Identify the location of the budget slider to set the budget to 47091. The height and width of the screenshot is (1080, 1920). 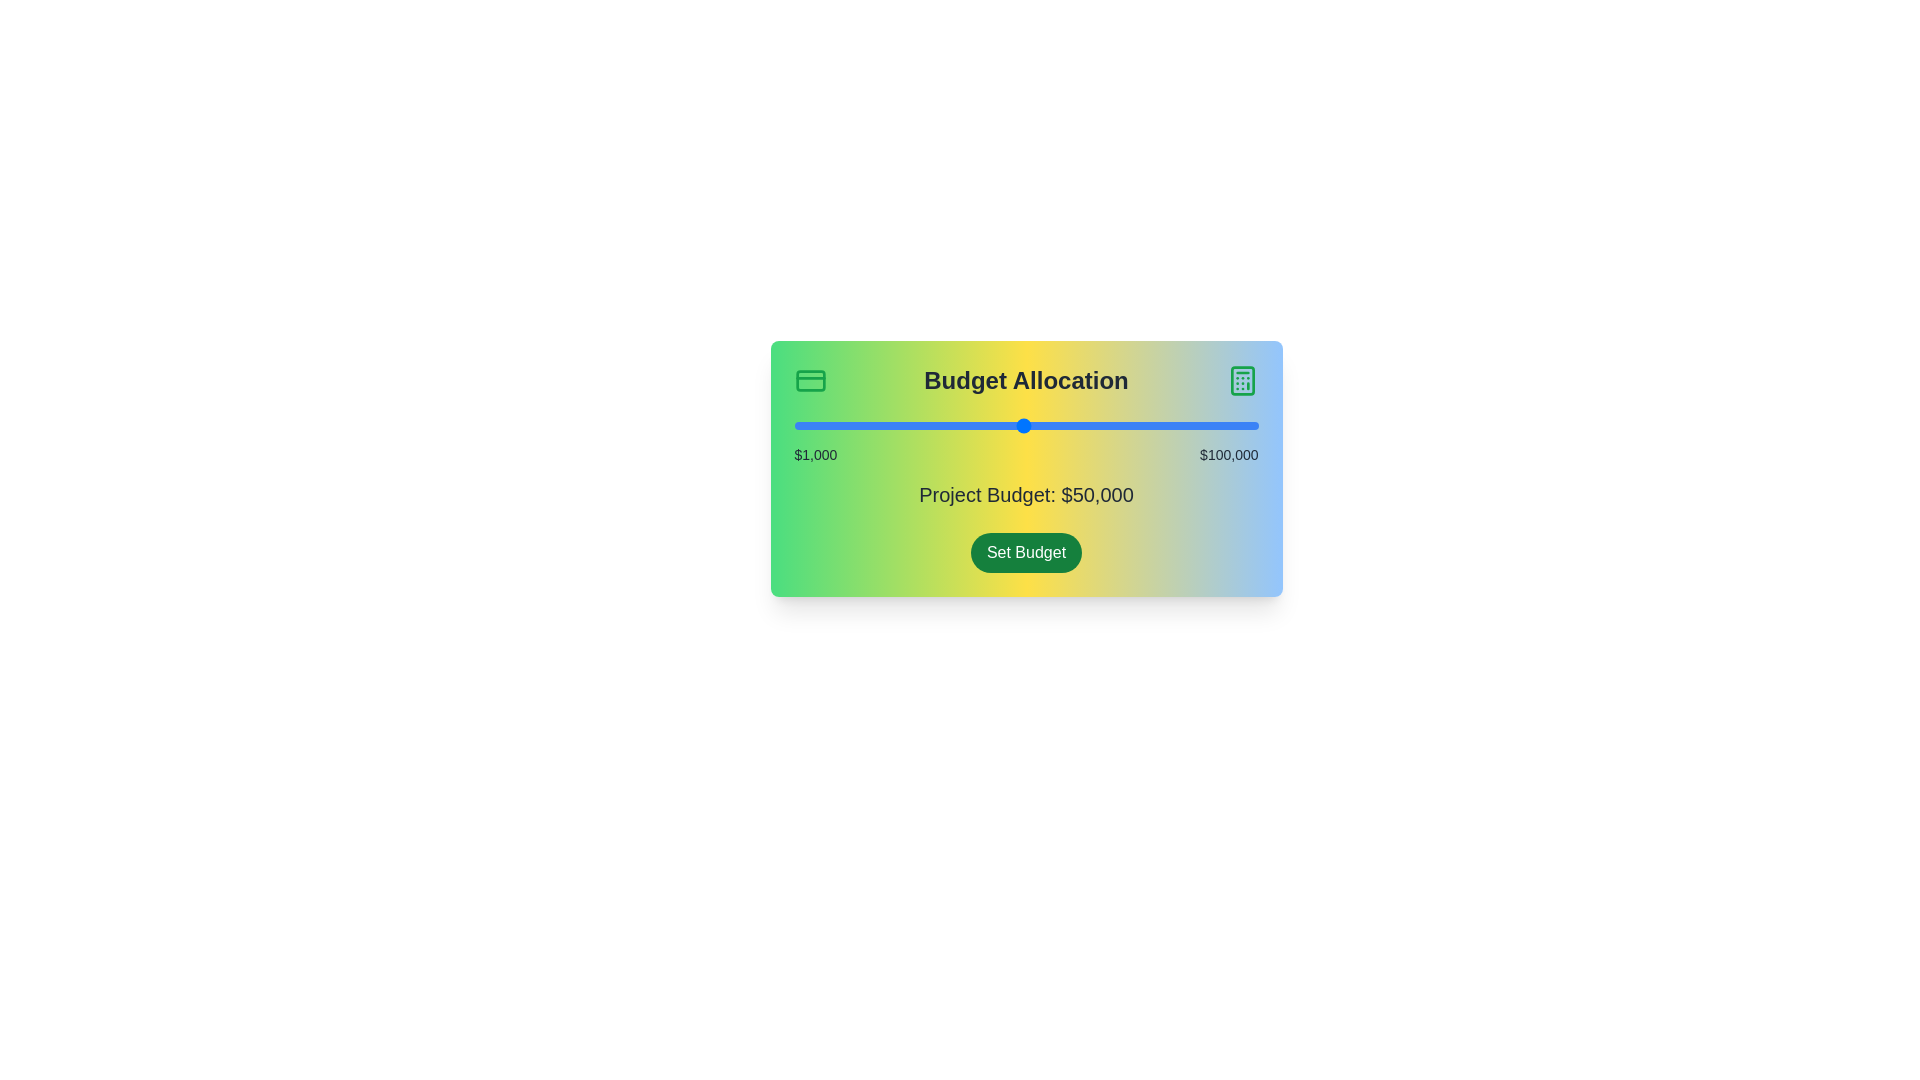
(1010, 424).